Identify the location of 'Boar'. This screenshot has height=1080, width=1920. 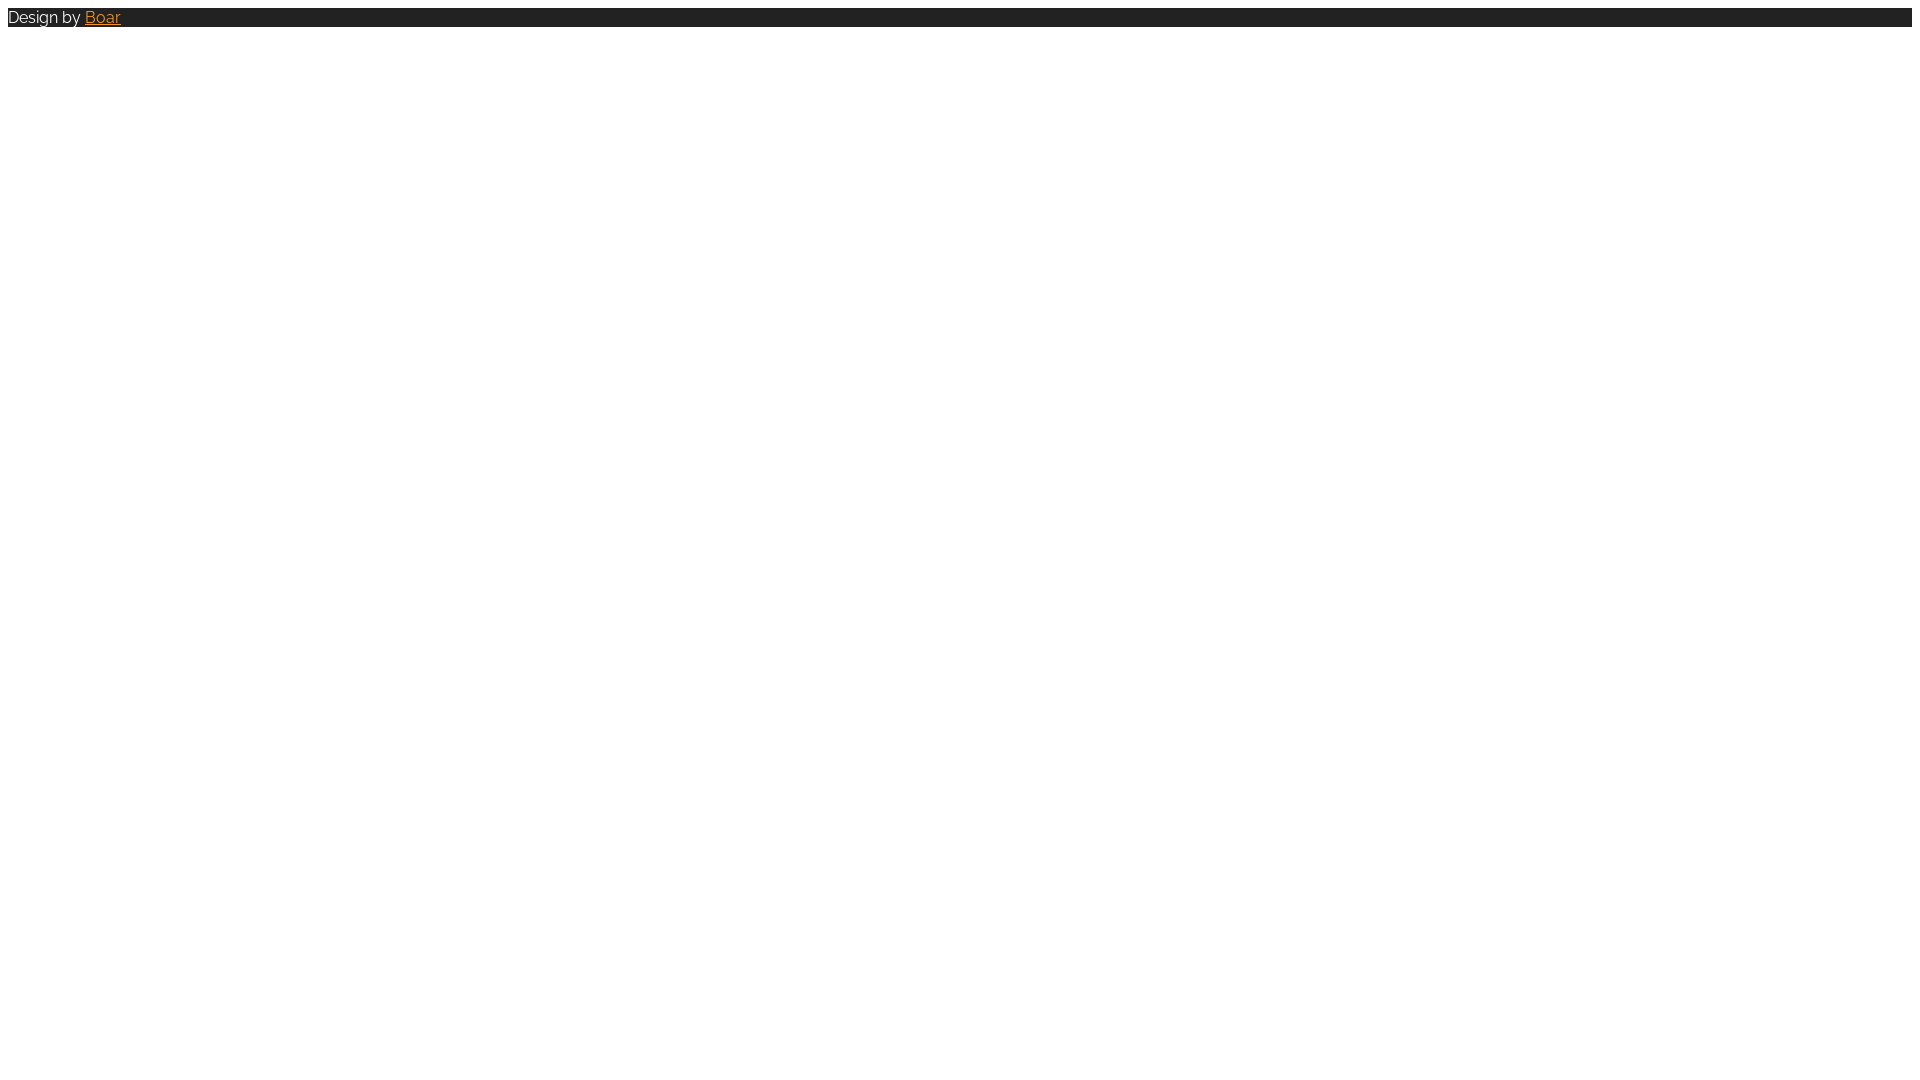
(101, 17).